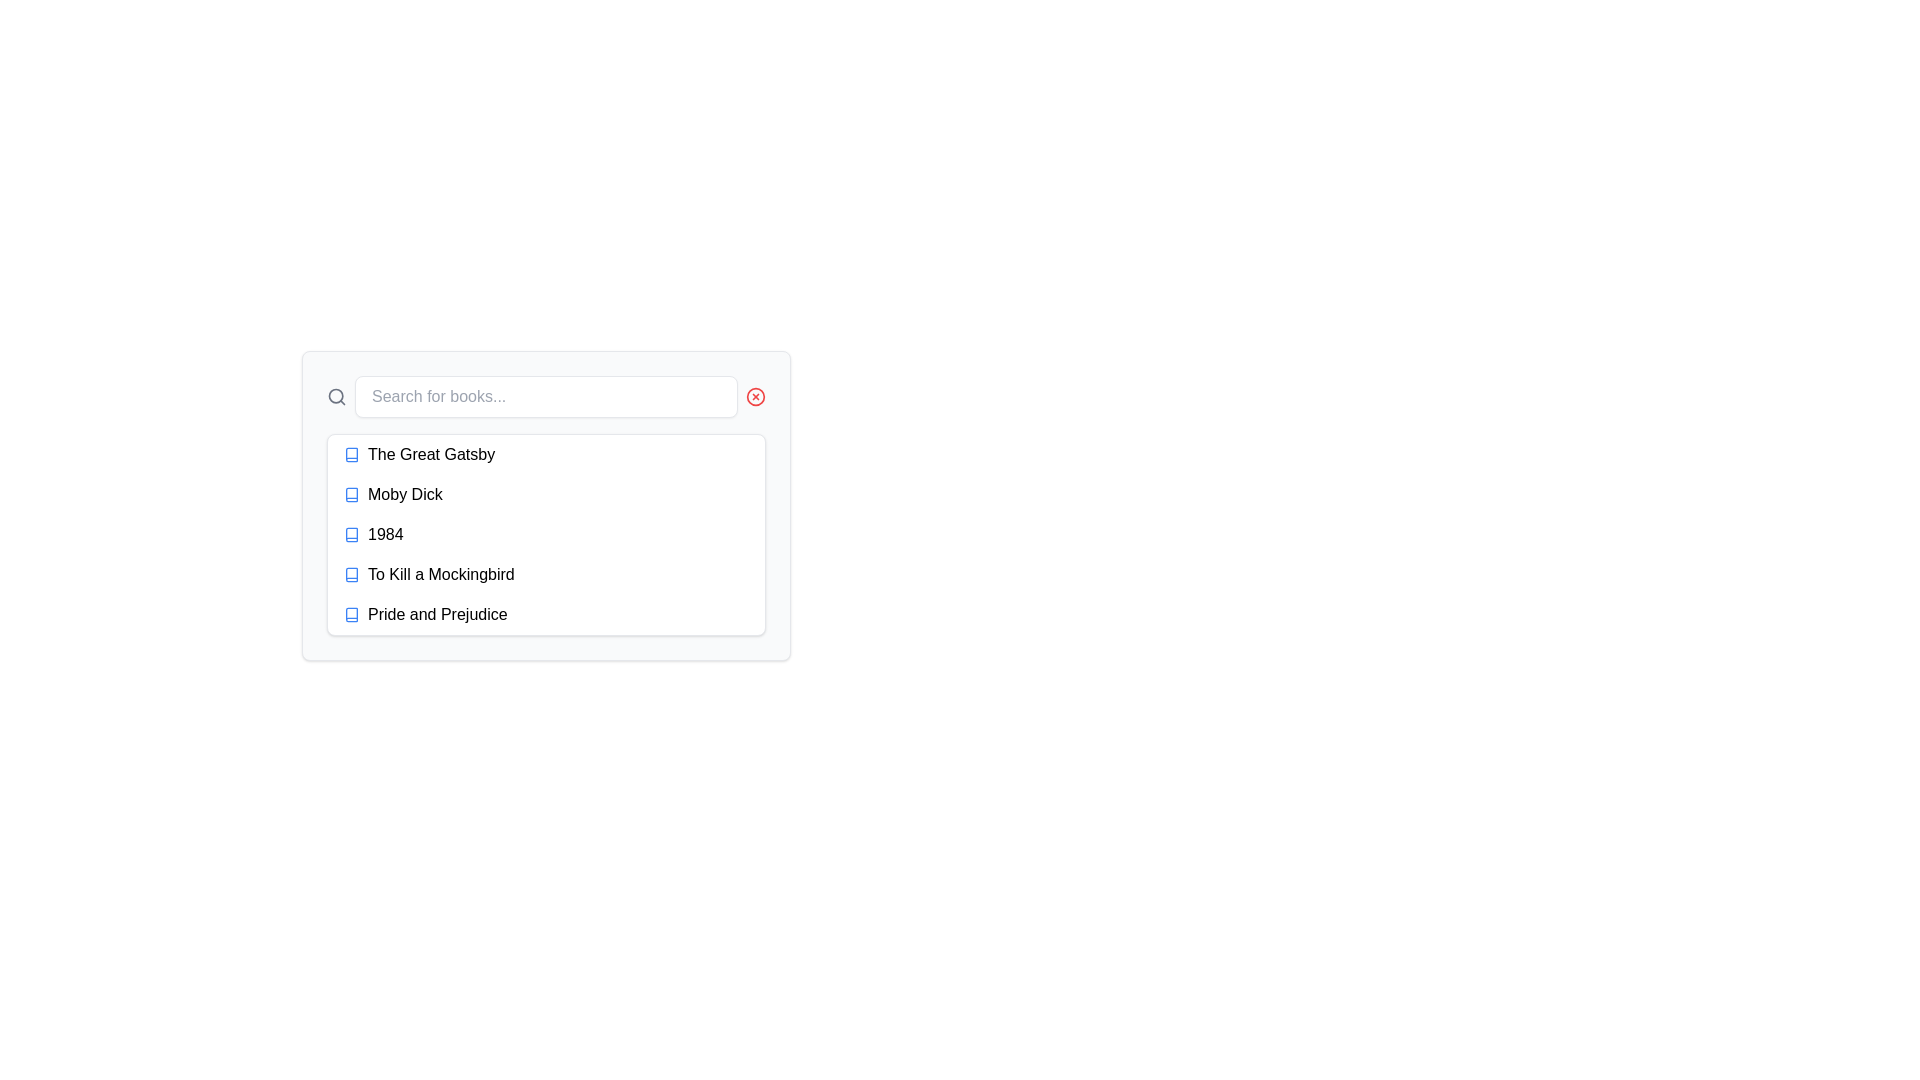  What do you see at coordinates (336, 397) in the screenshot?
I see `the magnifying glass icon representing the search functionality, located to the left of the search input field` at bounding box center [336, 397].